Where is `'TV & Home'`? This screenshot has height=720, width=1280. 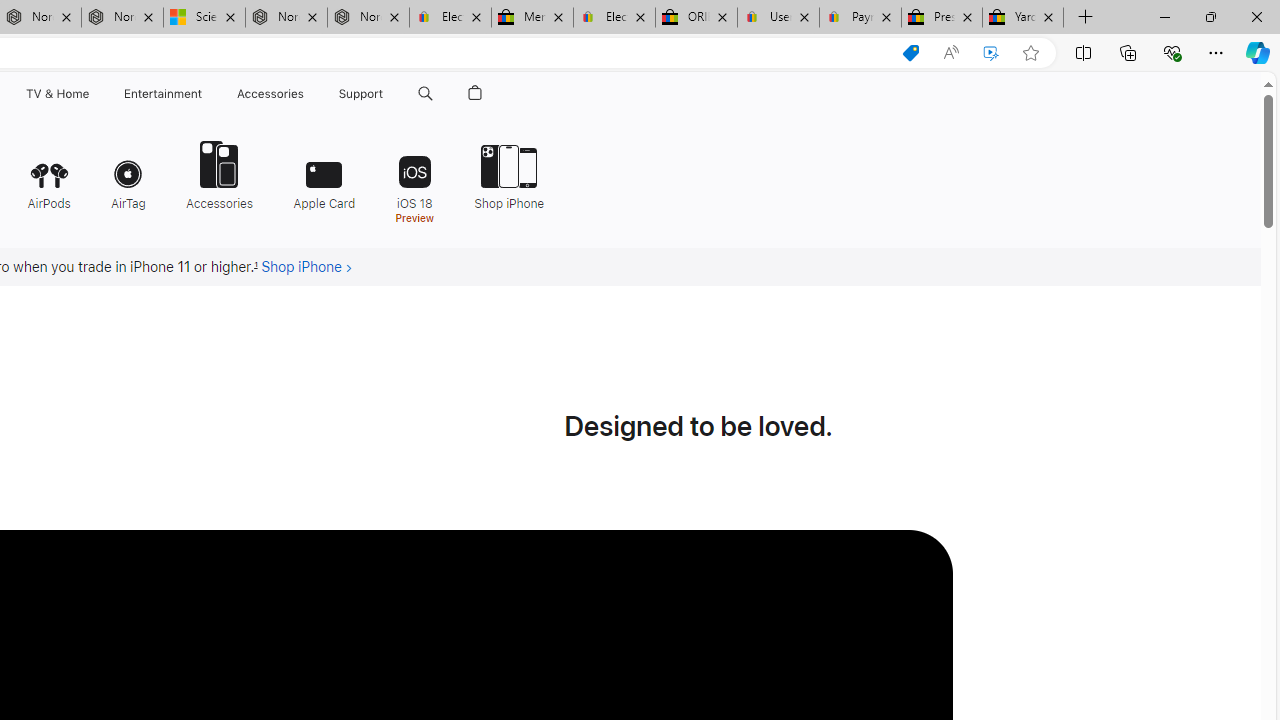 'TV & Home' is located at coordinates (56, 93).